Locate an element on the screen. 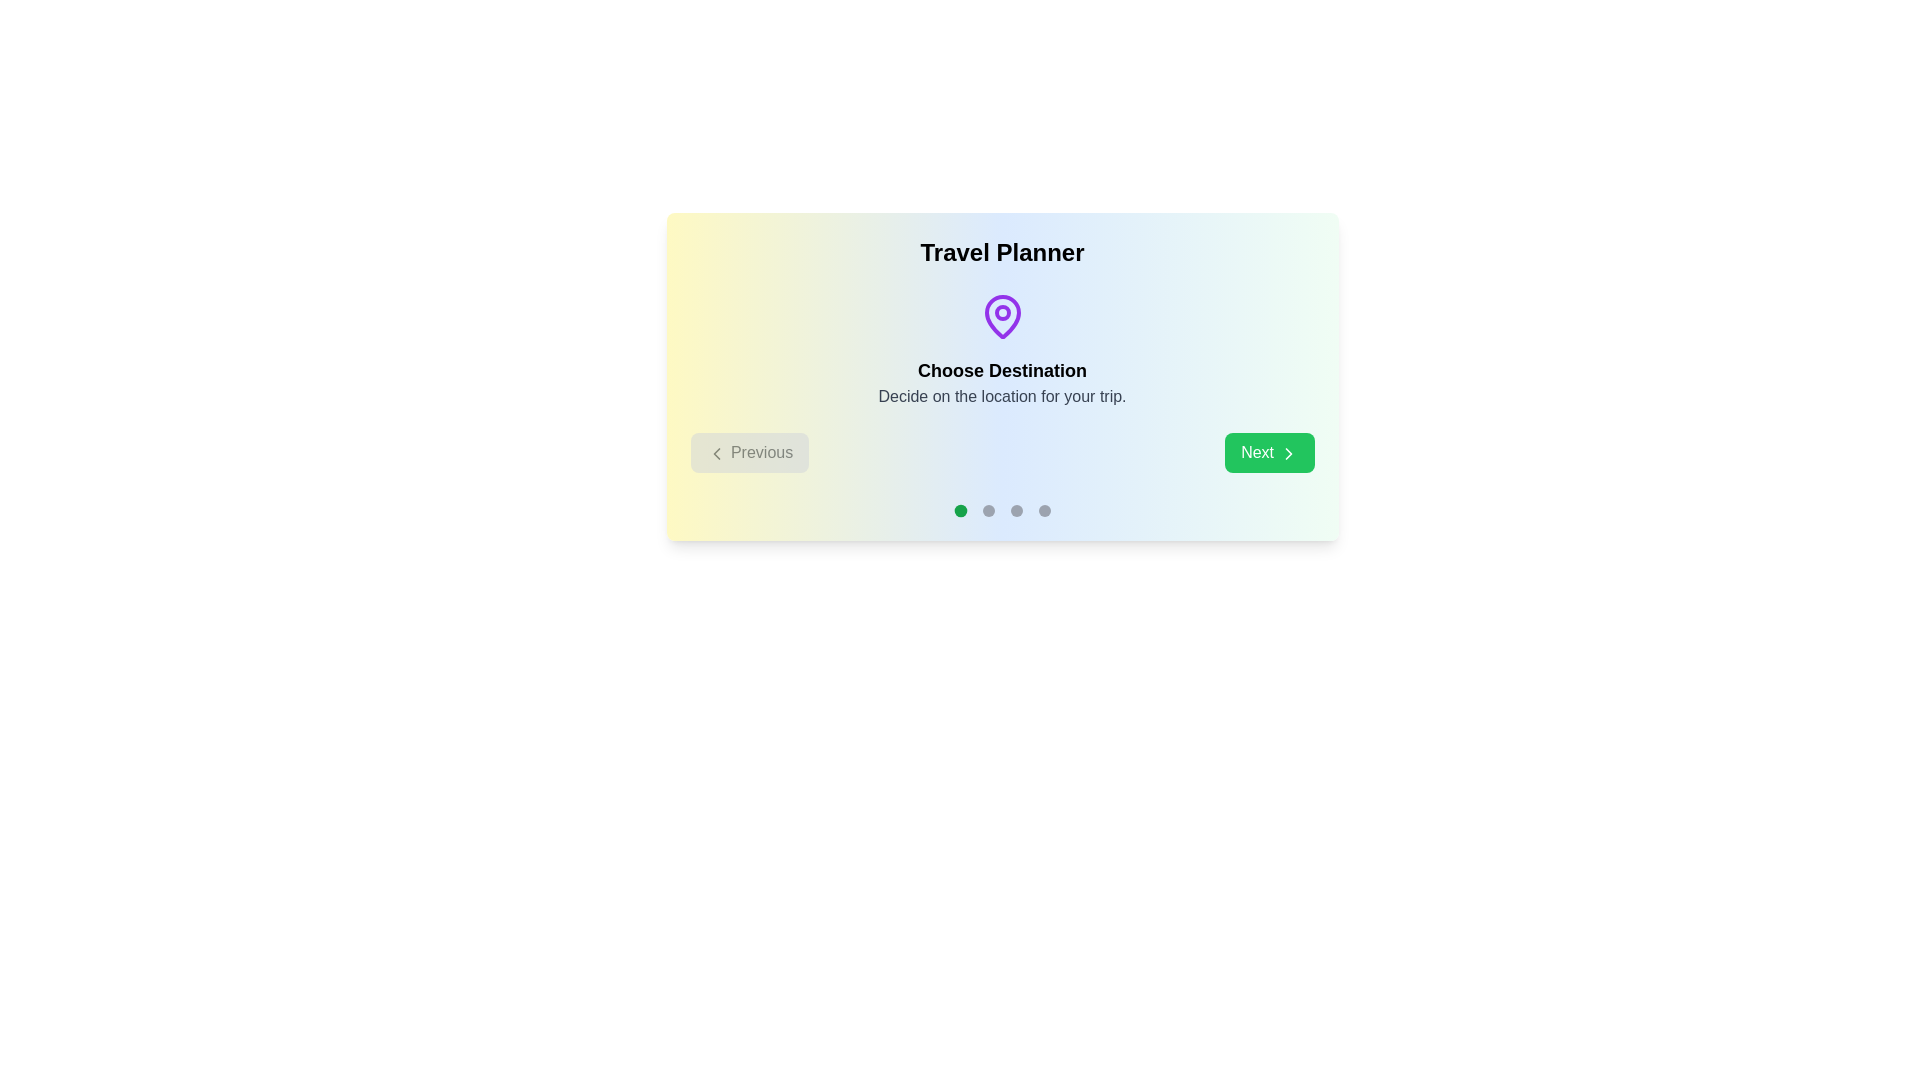 This screenshot has width=1920, height=1080. the text label providing instructions related to the 'Choose Destination' step, which is located below the title 'Choose Destination' is located at coordinates (1002, 397).